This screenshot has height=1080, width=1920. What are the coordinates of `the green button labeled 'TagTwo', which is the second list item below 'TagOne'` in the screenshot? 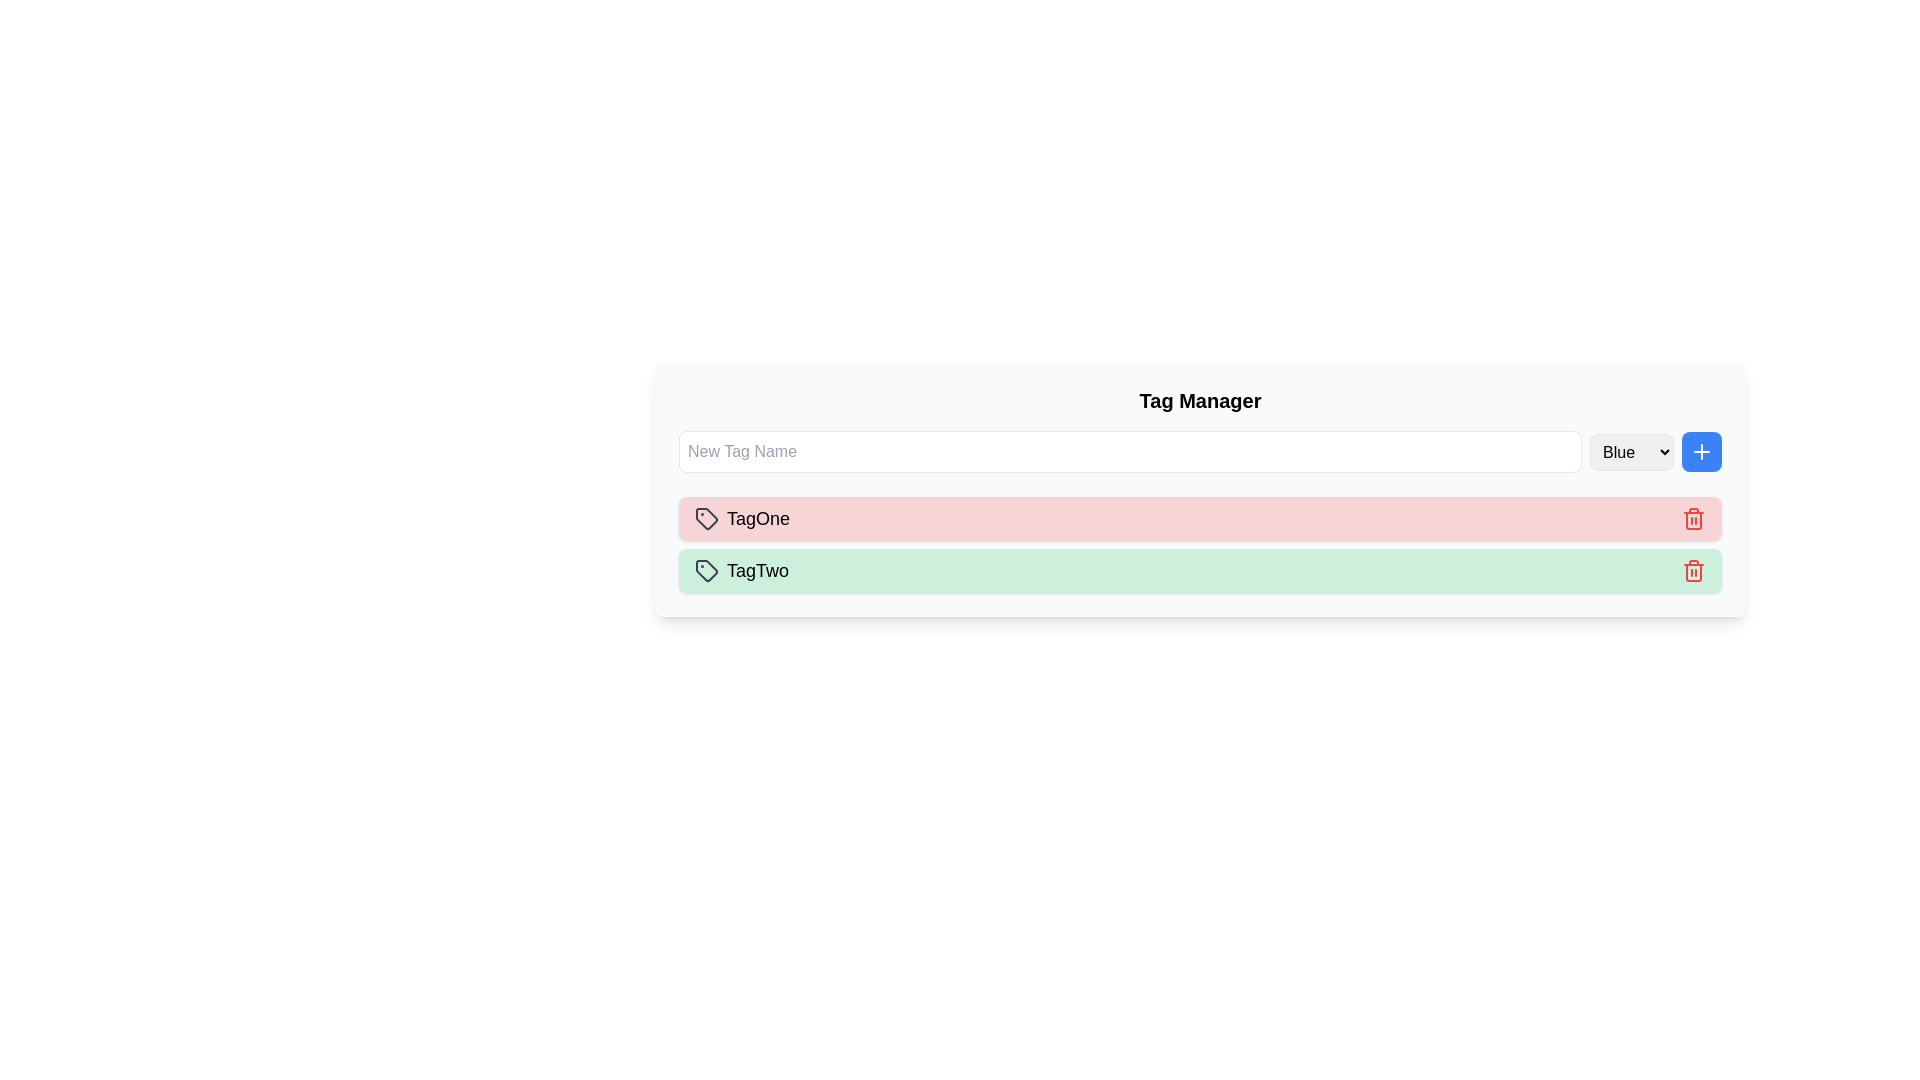 It's located at (1200, 570).